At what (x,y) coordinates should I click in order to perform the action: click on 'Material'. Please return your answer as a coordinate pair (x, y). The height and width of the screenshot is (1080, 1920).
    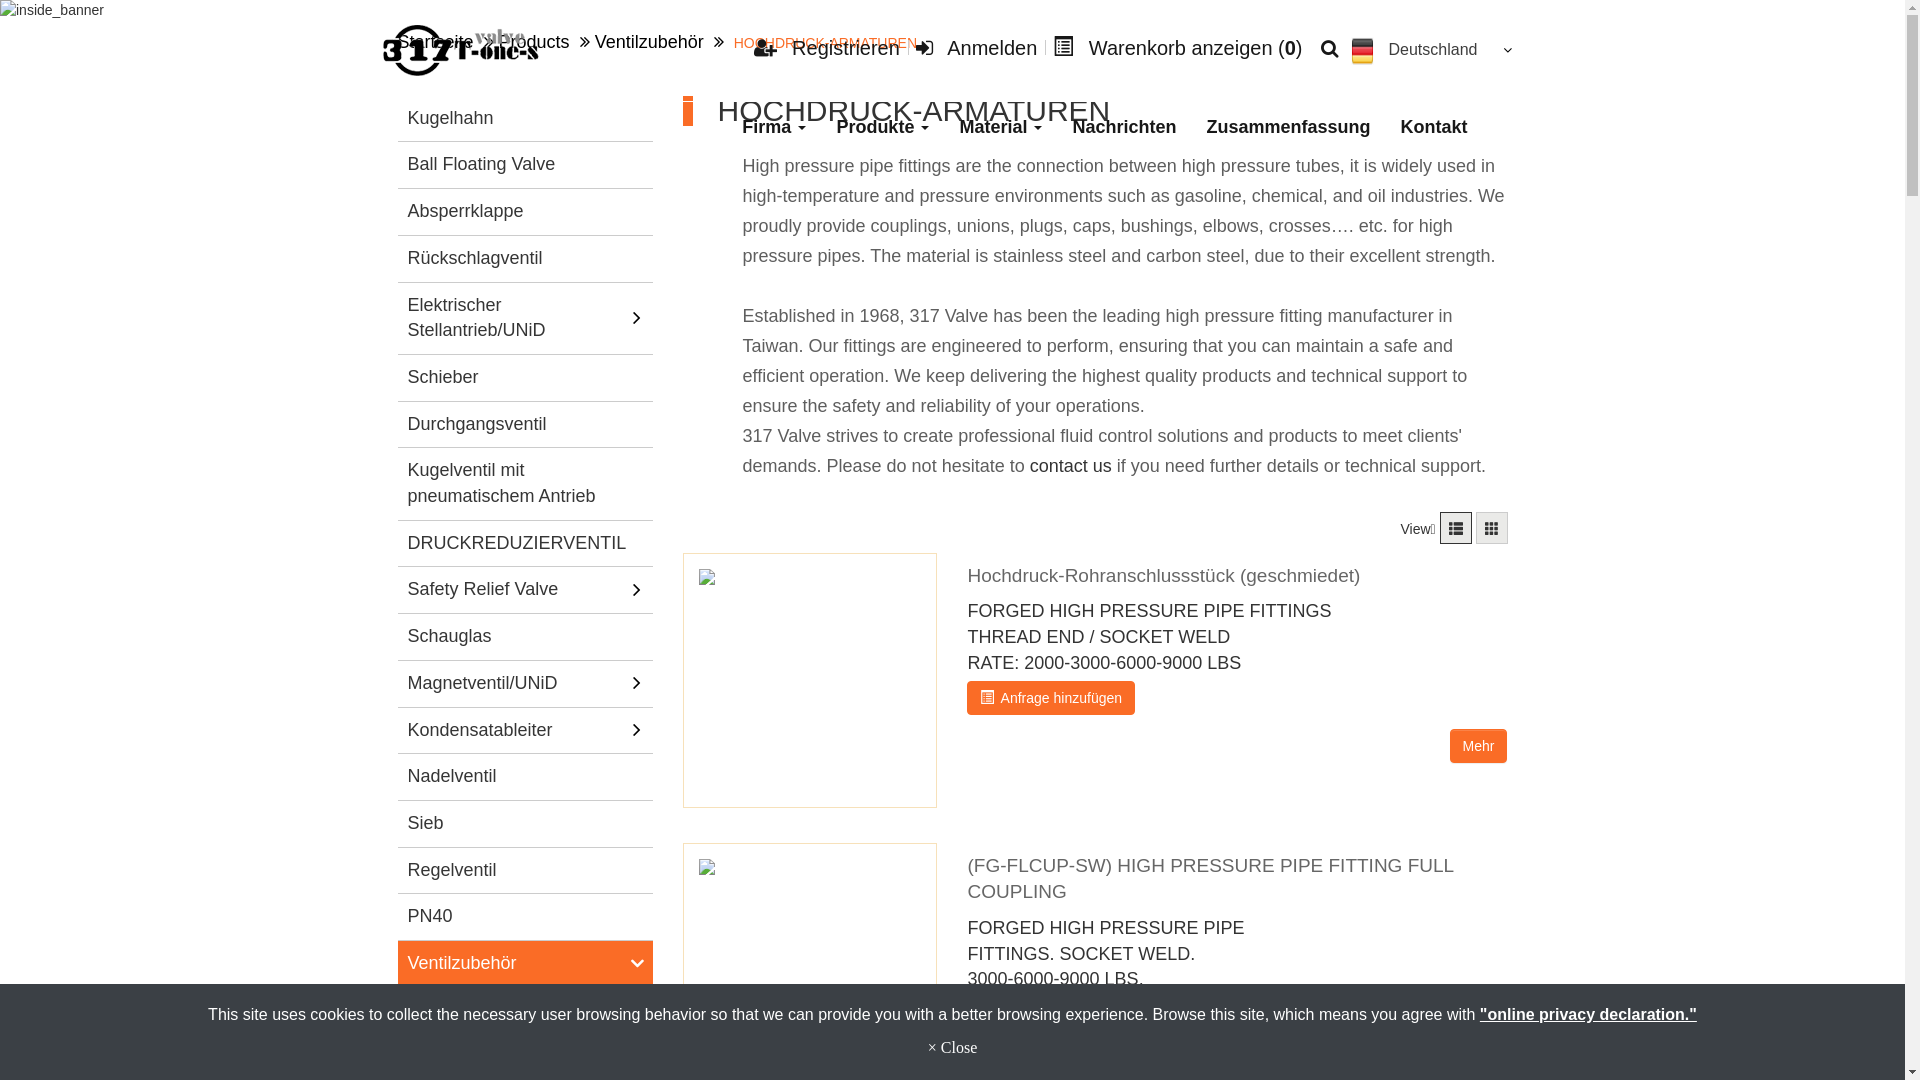
    Looking at the image, I should click on (1000, 127).